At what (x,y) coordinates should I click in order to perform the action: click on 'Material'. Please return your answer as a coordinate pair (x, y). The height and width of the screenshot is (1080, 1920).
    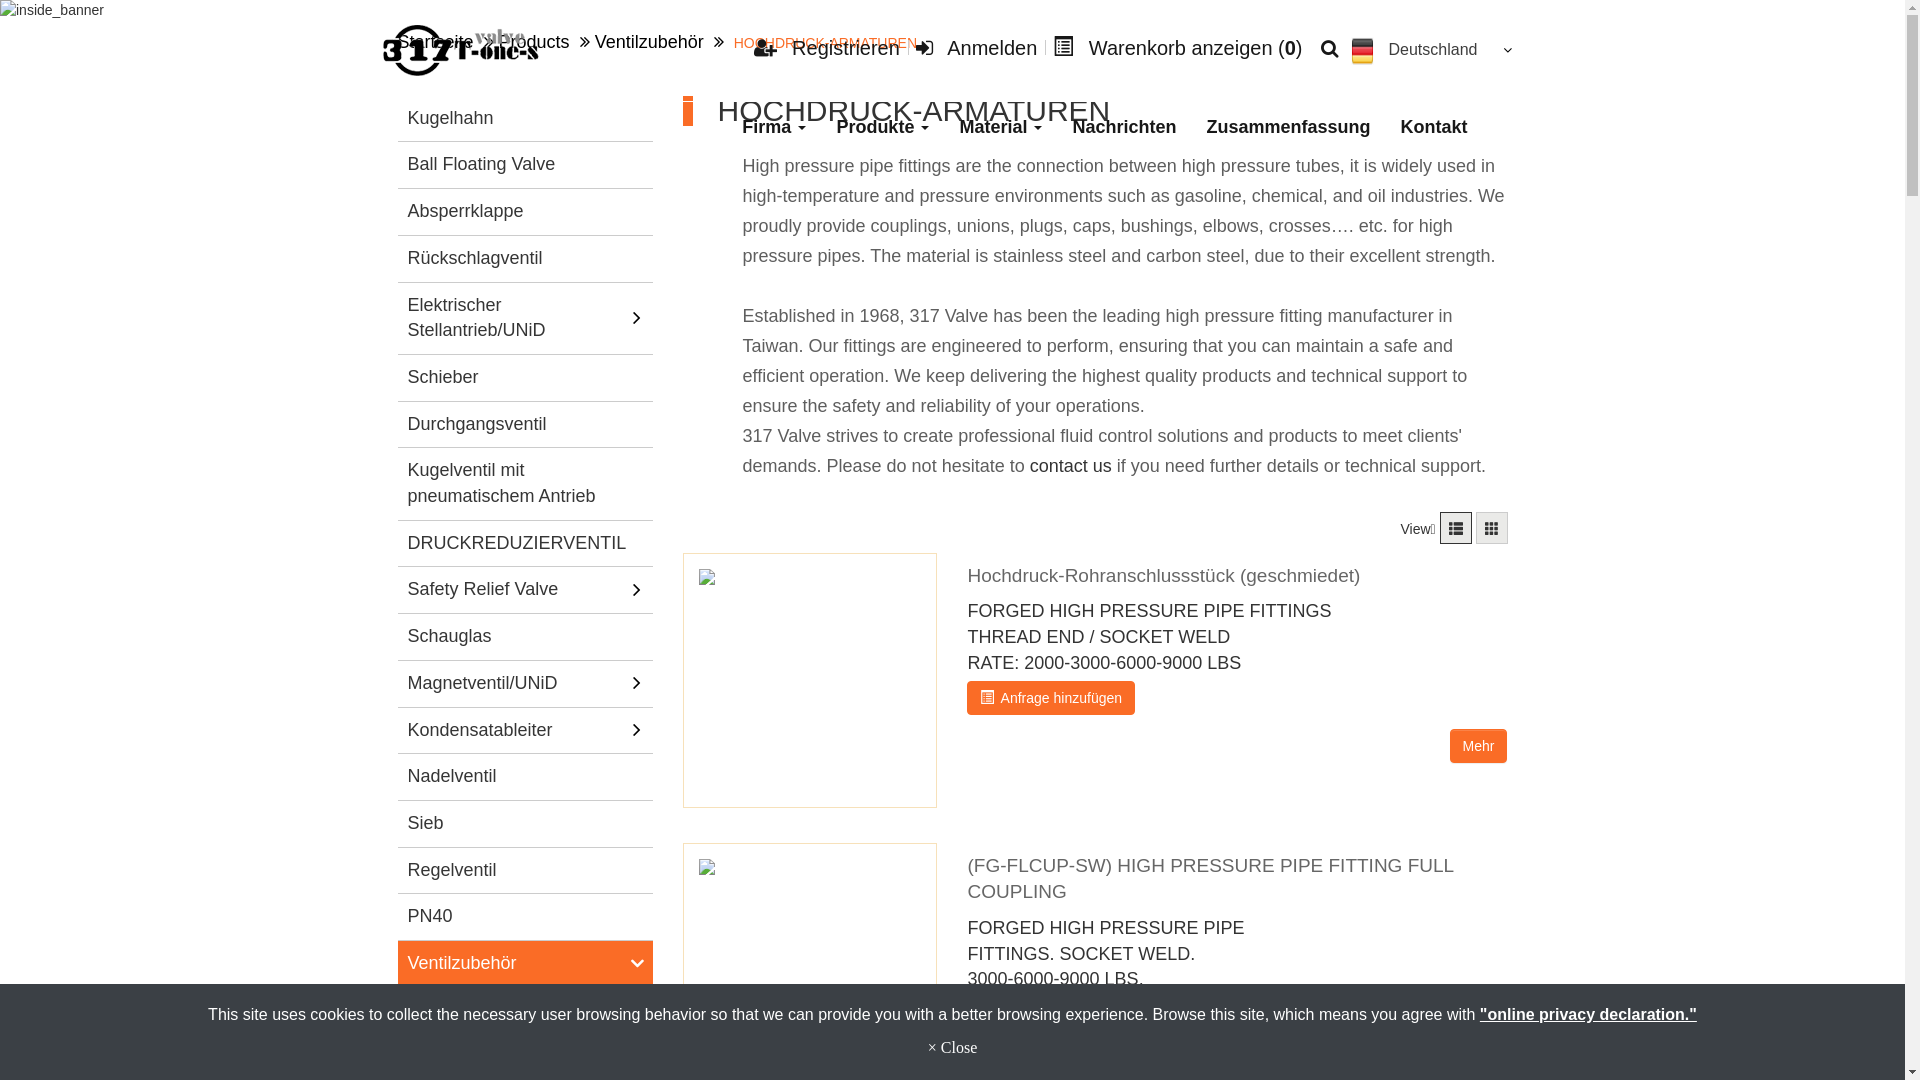
    Looking at the image, I should click on (1000, 127).